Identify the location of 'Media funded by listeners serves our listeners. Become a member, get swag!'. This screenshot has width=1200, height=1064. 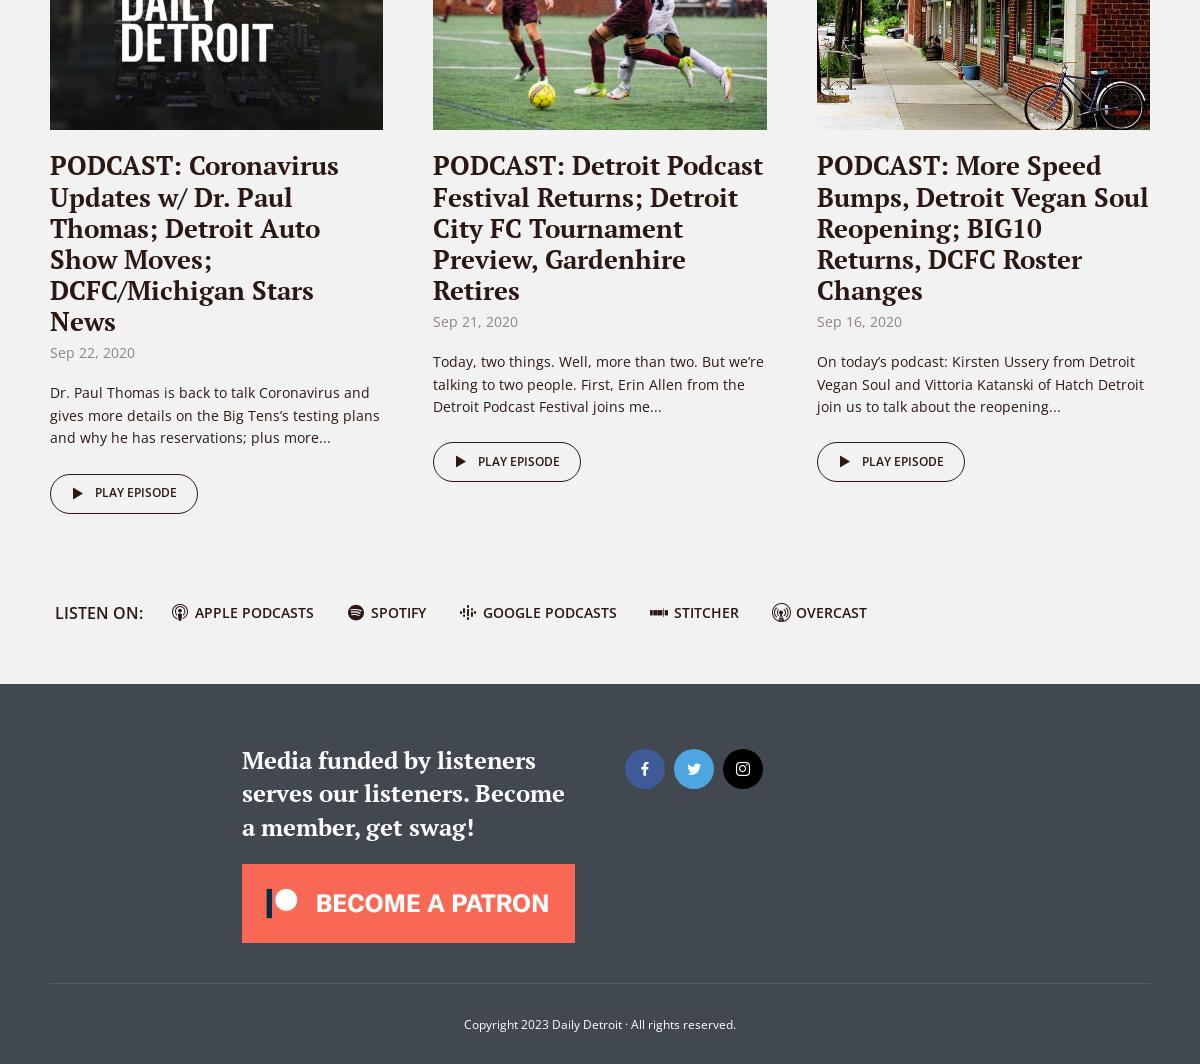
(239, 792).